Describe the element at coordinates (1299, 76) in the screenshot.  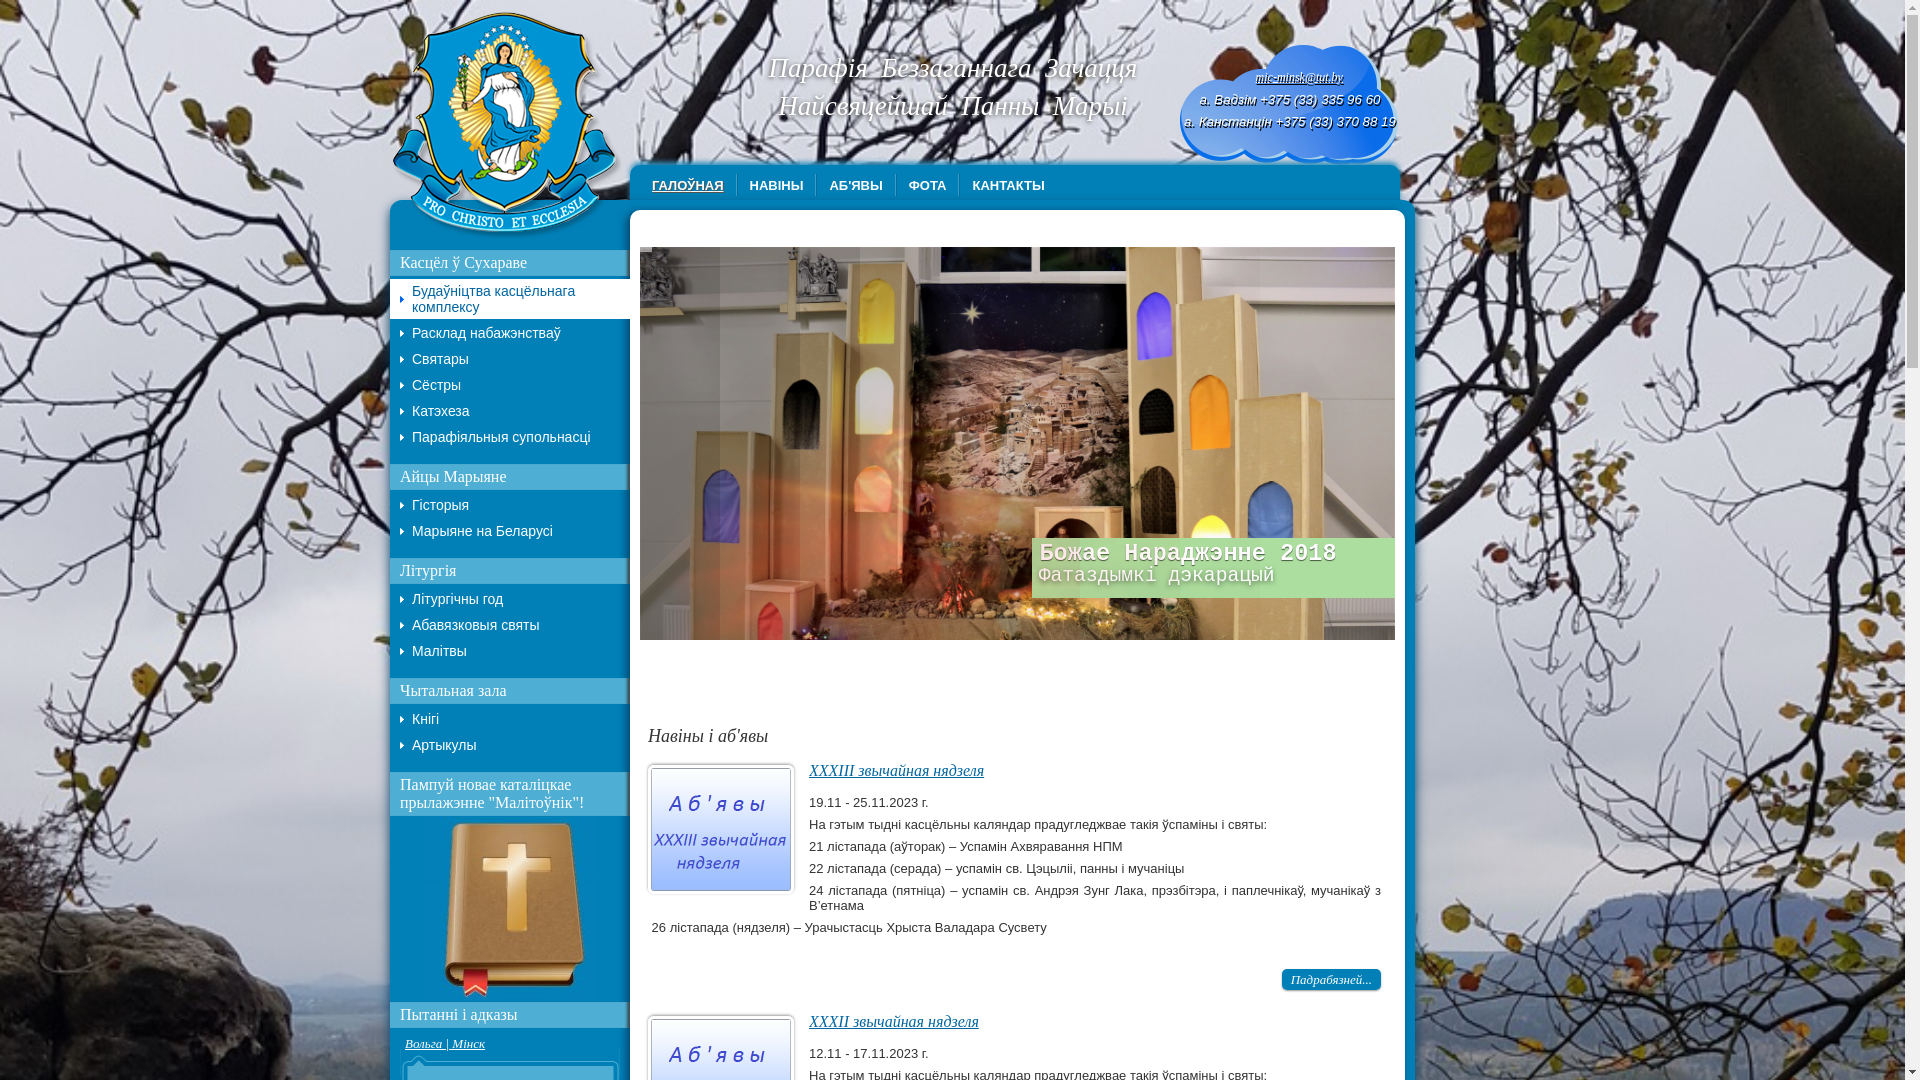
I see `'mic-minsk@tut.by'` at that location.